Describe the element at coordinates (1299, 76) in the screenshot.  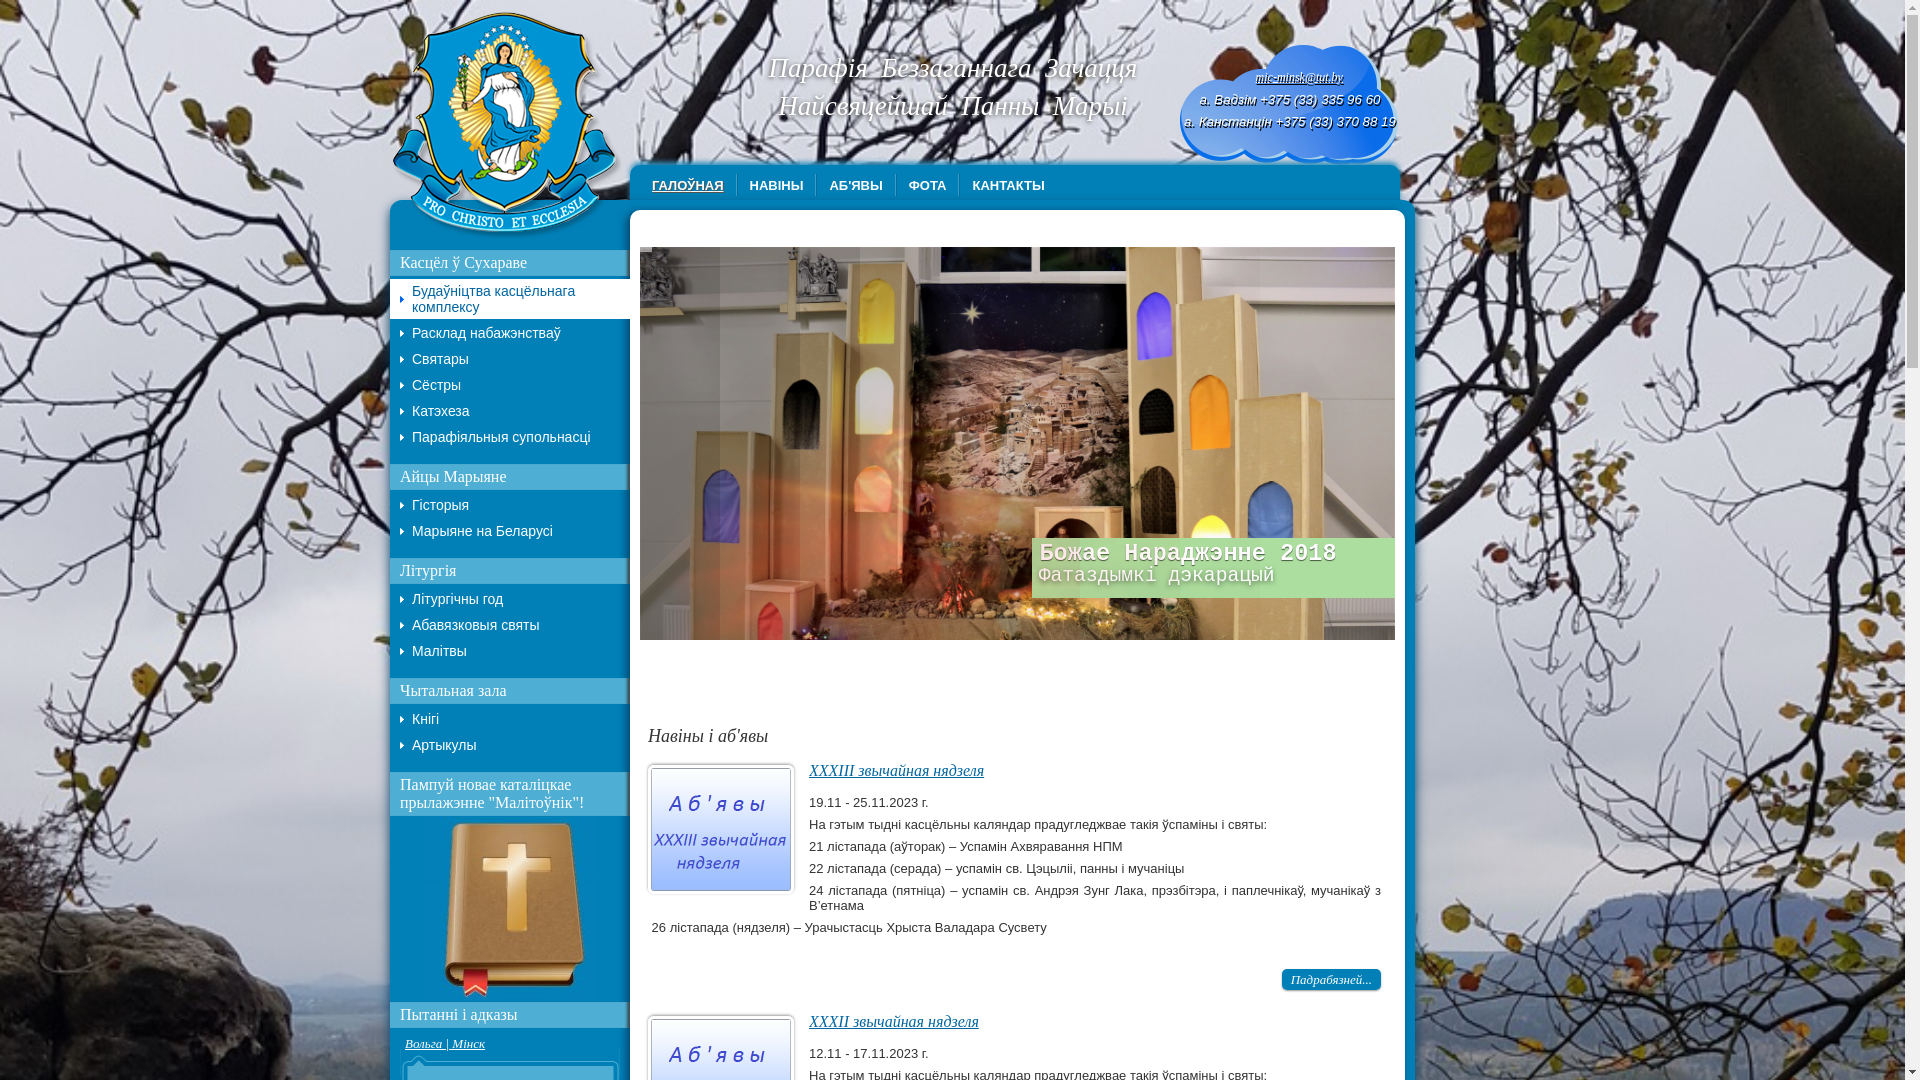
I see `'mic-minsk@tut.by'` at that location.